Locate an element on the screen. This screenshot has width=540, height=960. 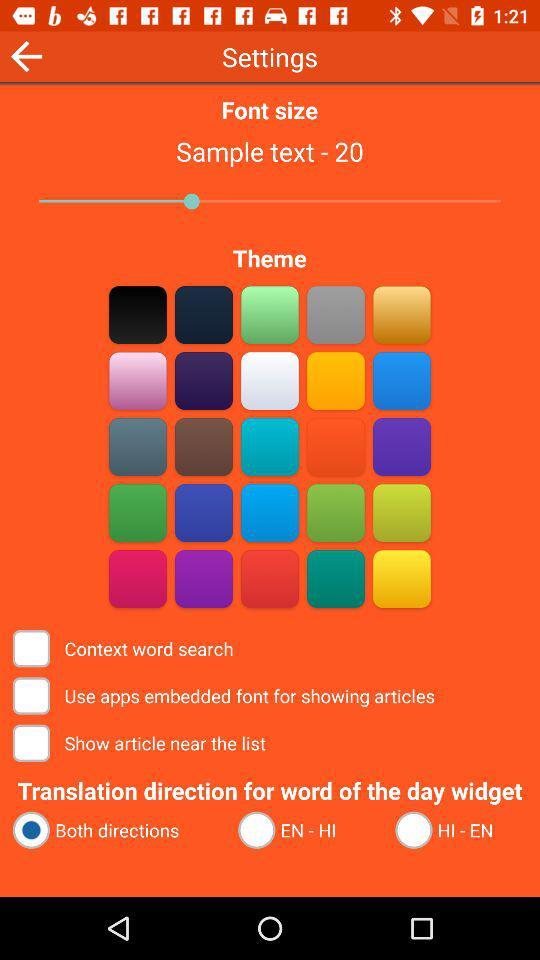
theme color is located at coordinates (137, 446).